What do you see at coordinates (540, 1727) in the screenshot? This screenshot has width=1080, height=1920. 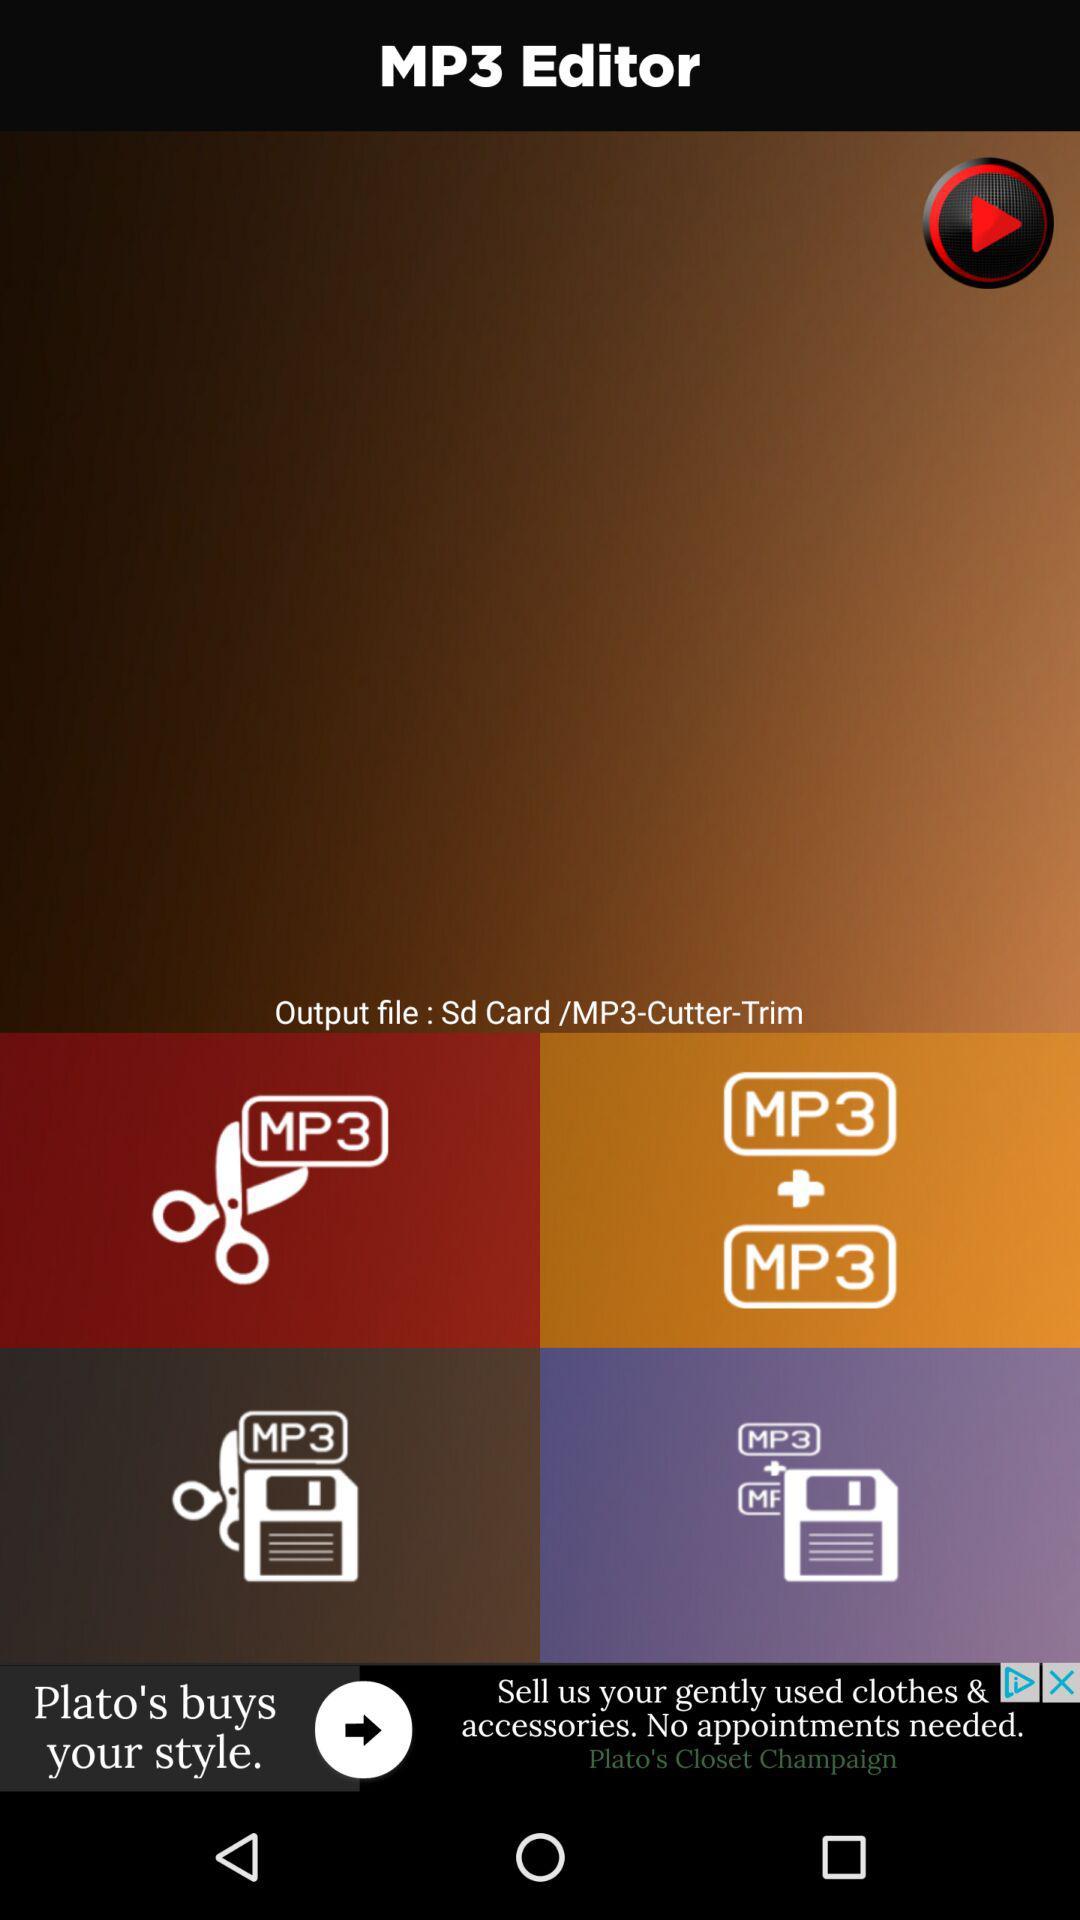 I see `advertisement display` at bounding box center [540, 1727].